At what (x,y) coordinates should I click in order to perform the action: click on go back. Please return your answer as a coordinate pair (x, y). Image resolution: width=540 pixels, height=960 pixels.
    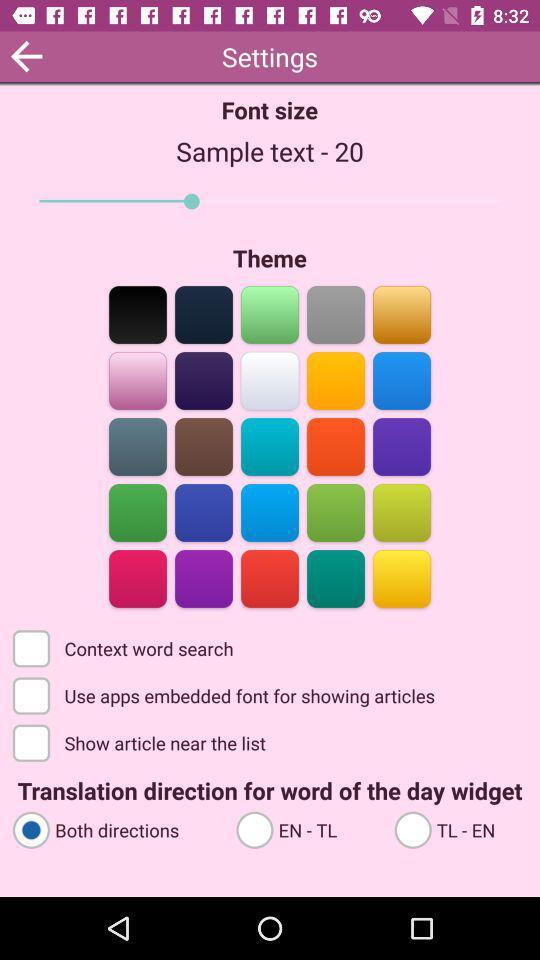
    Looking at the image, I should click on (25, 55).